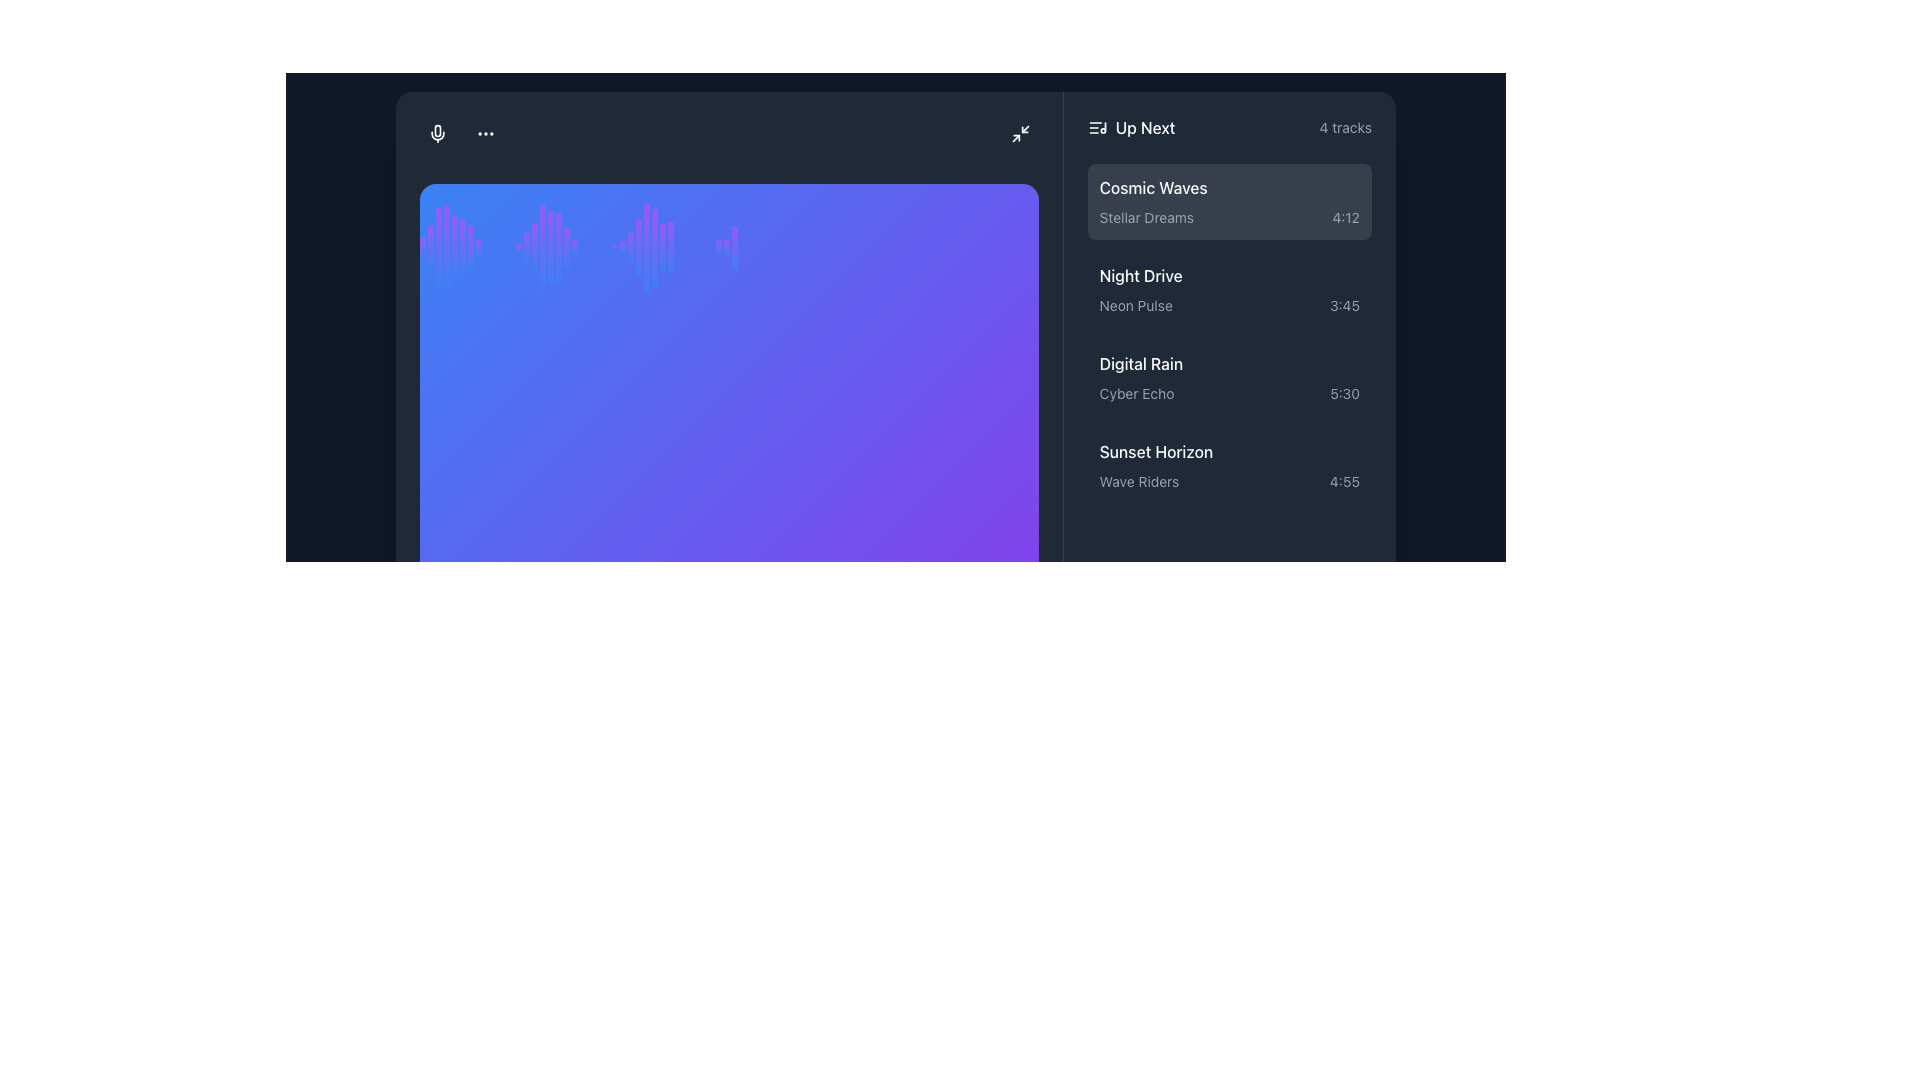 Image resolution: width=1920 pixels, height=1080 pixels. What do you see at coordinates (430, 245) in the screenshot?
I see `the second vertical gradient bar located on the left side of the interface near the upper region of the gradient background section` at bounding box center [430, 245].